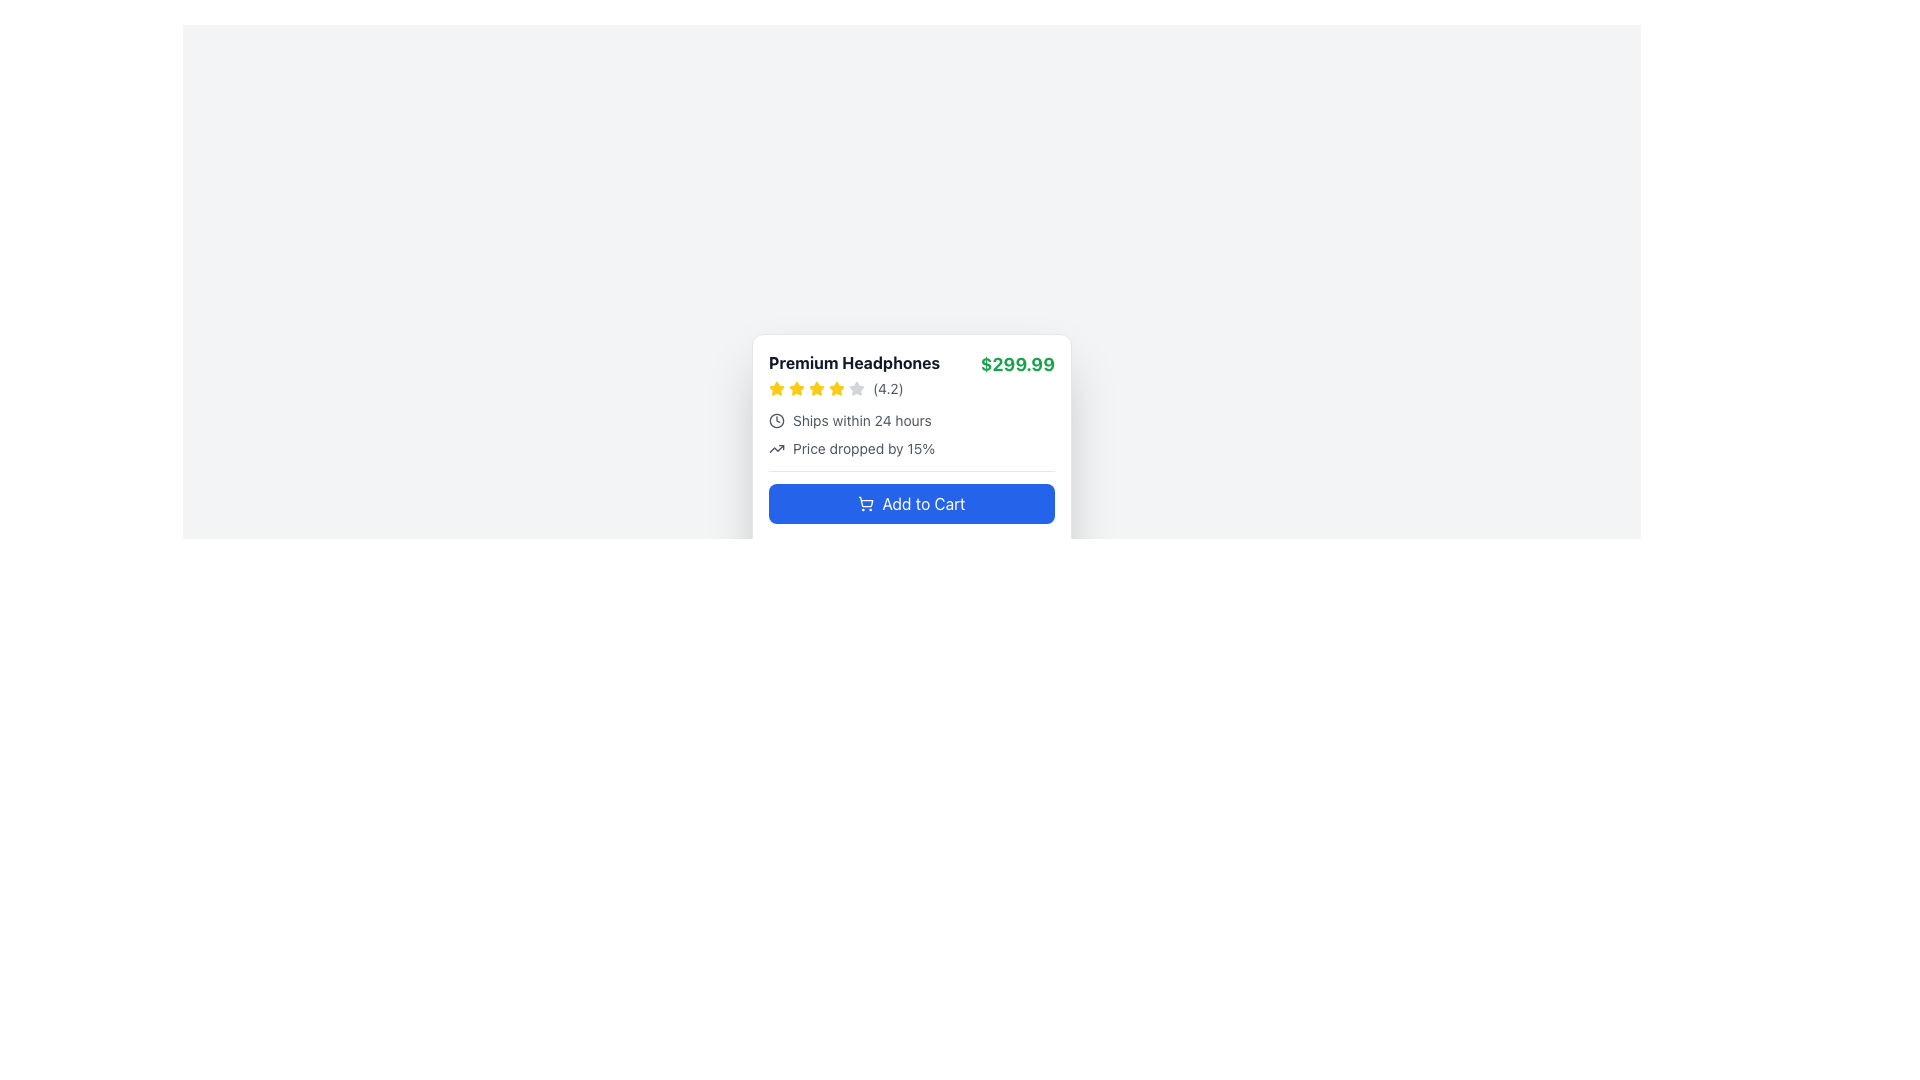  Describe the element at coordinates (1017, 365) in the screenshot. I see `the prominent Text Label displaying the monetary value of $299.99 in bold green text located in the top-right corner of the product detail card` at that location.